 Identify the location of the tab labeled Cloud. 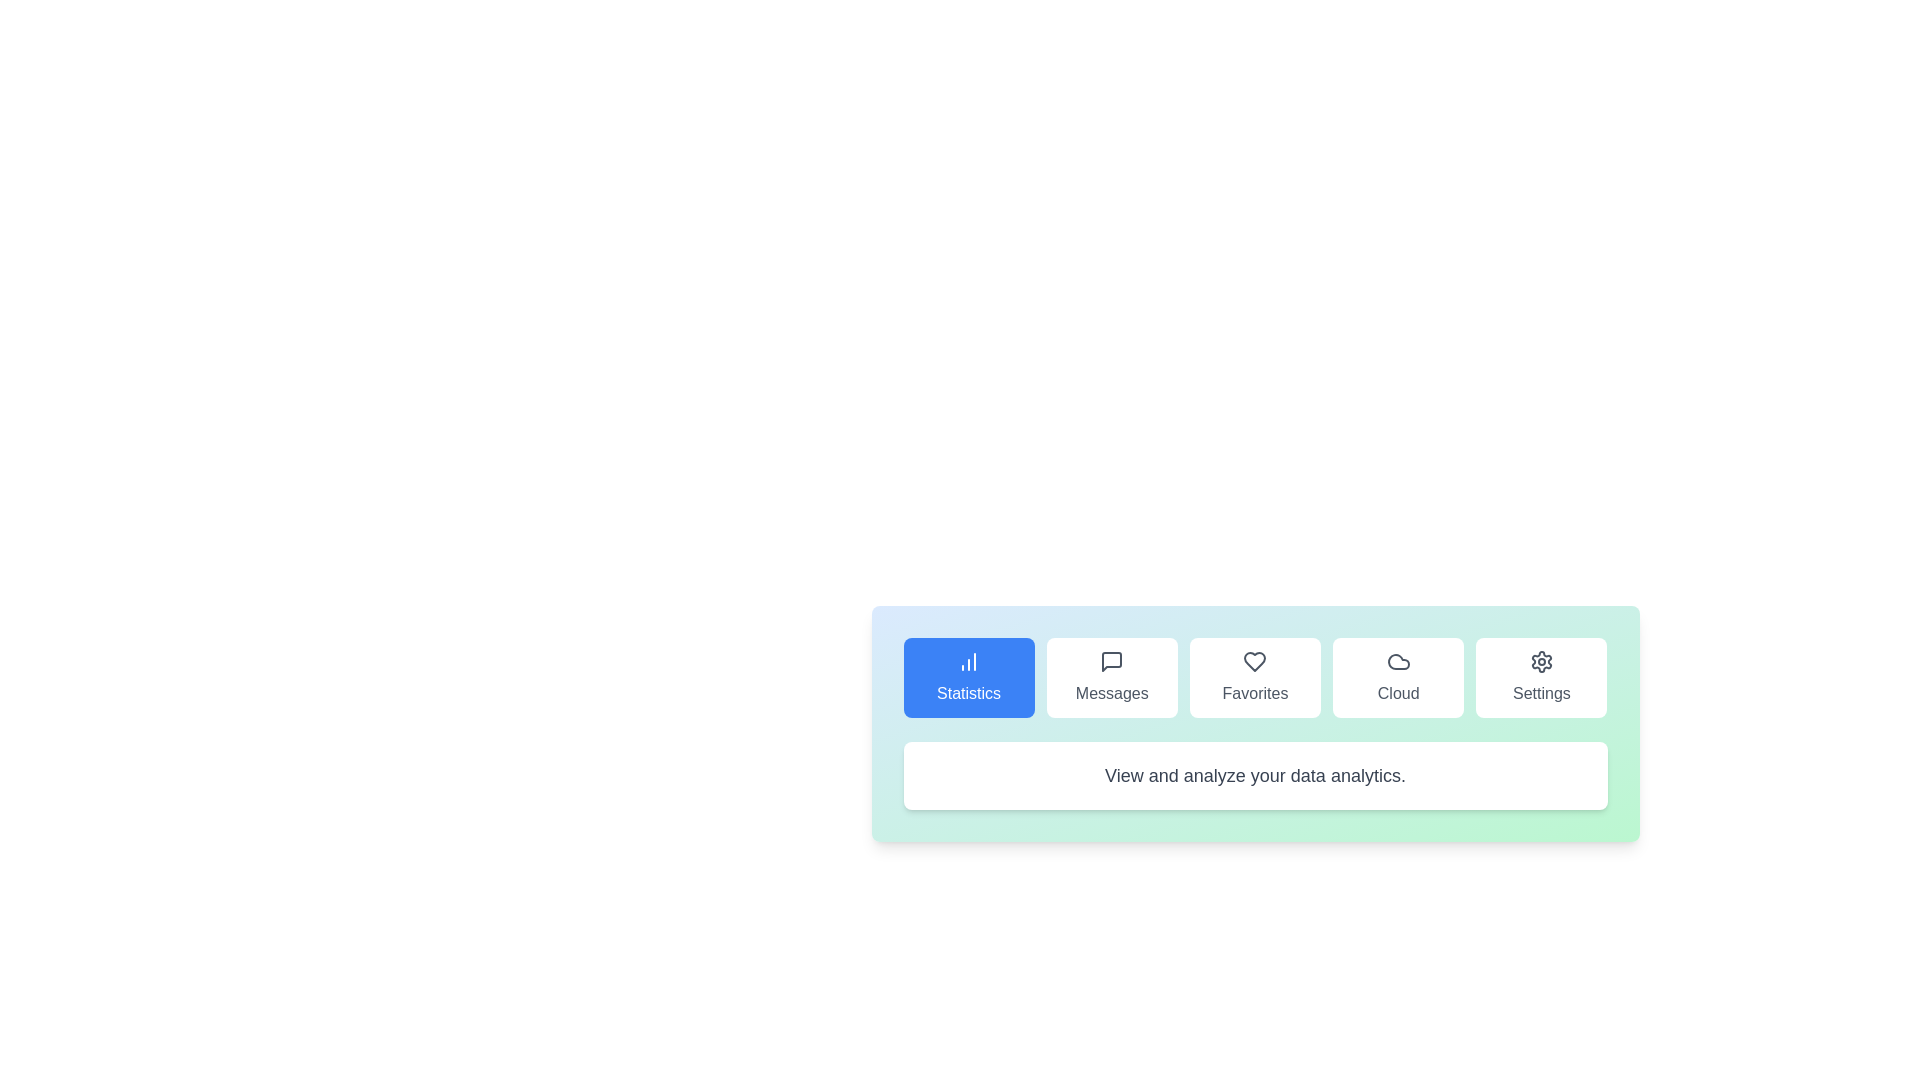
(1397, 677).